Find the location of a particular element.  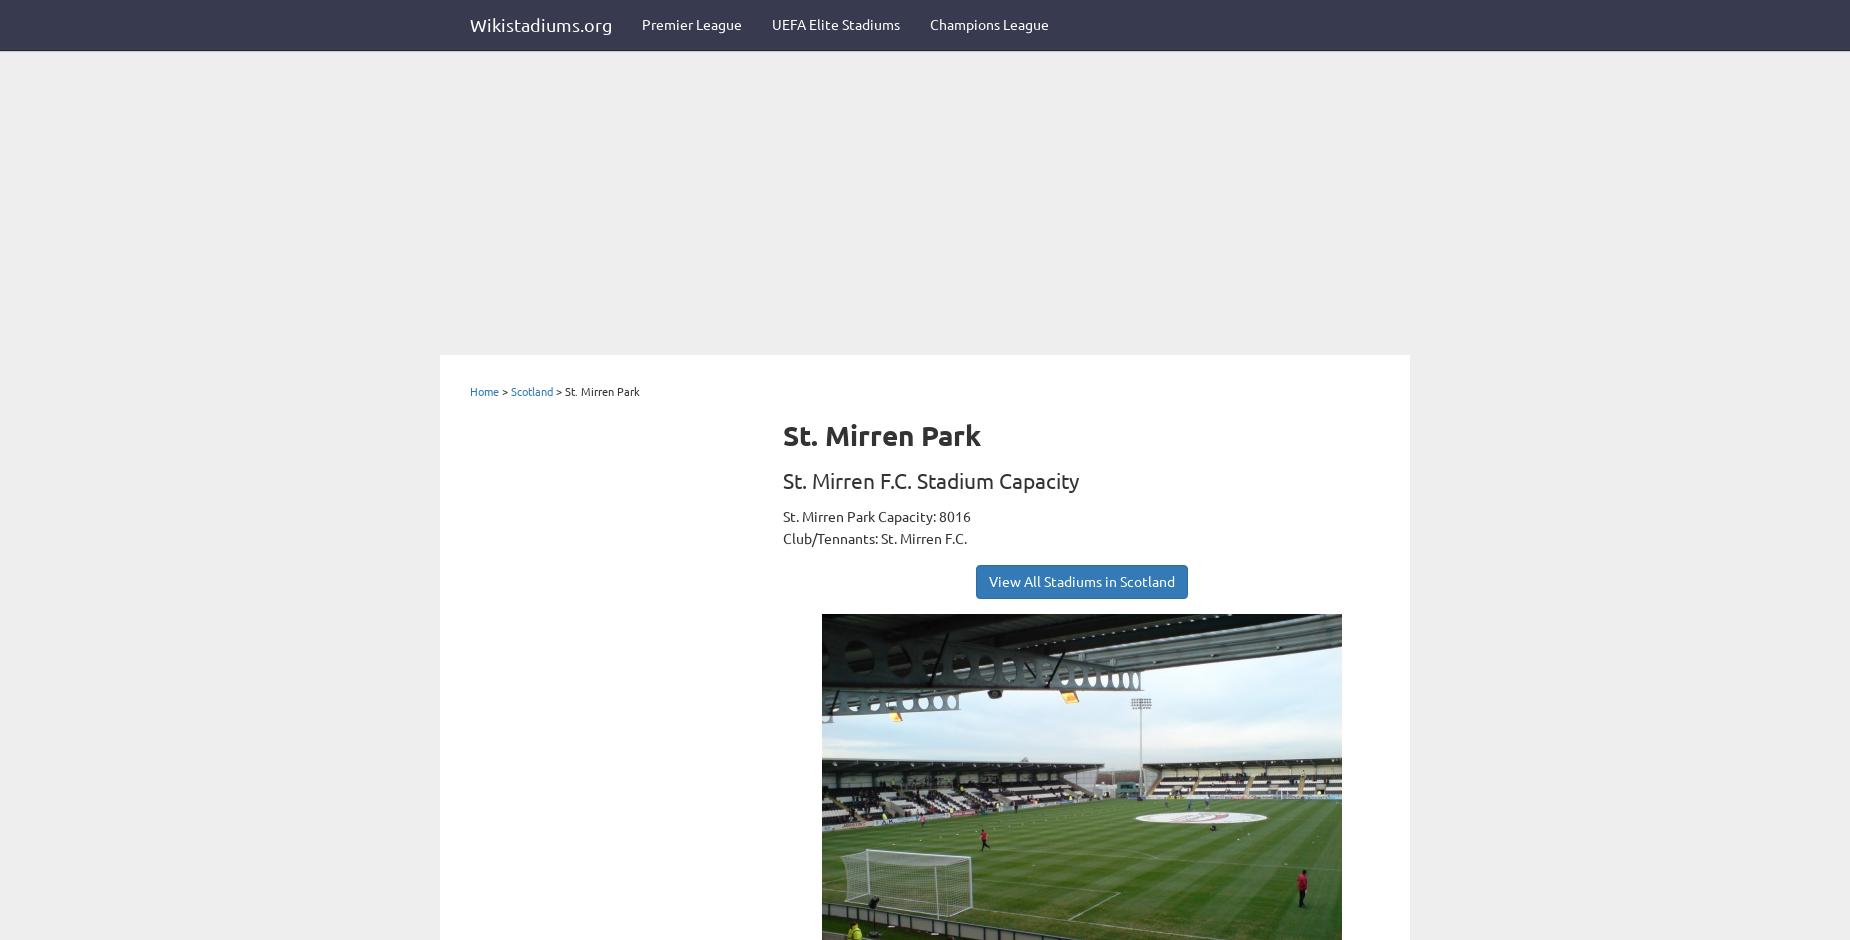

'St. Mirren Park Capacity: 8016' is located at coordinates (877, 514).